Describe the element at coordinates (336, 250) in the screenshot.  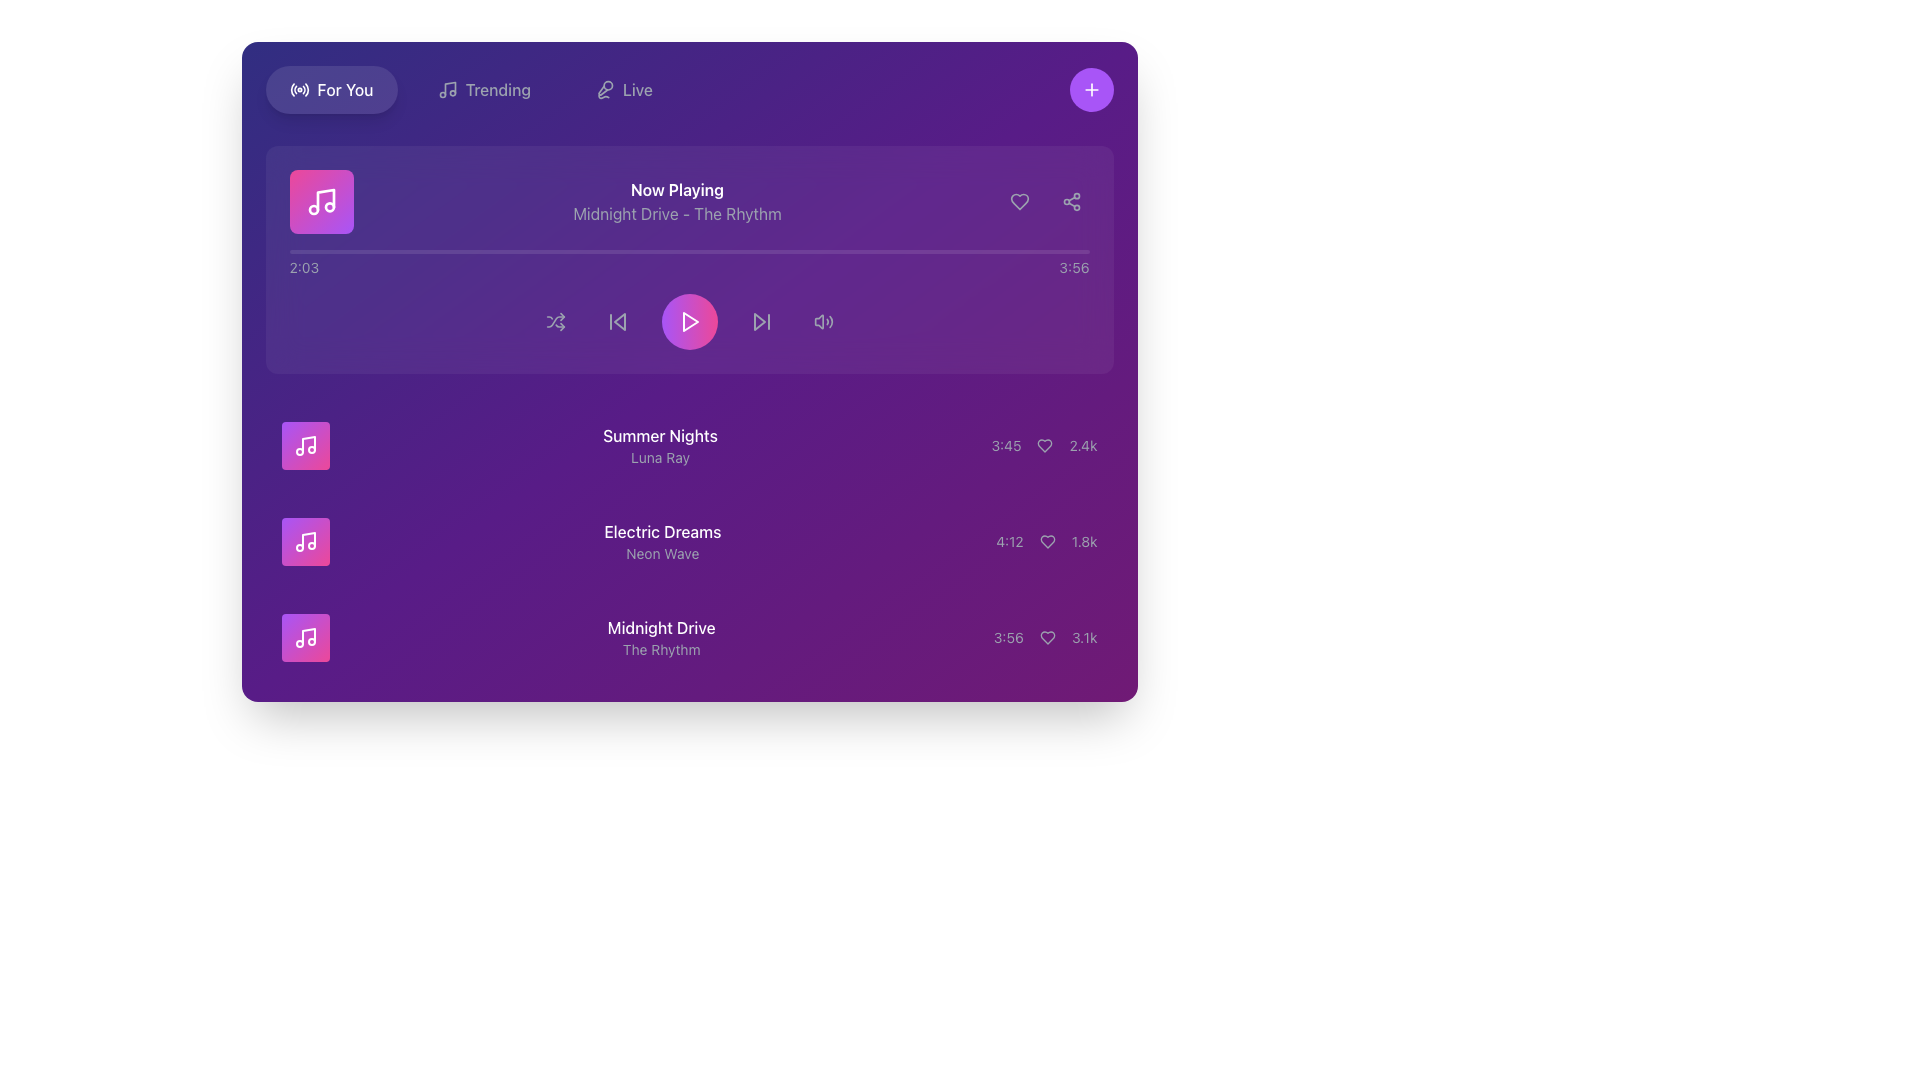
I see `playback position` at that location.